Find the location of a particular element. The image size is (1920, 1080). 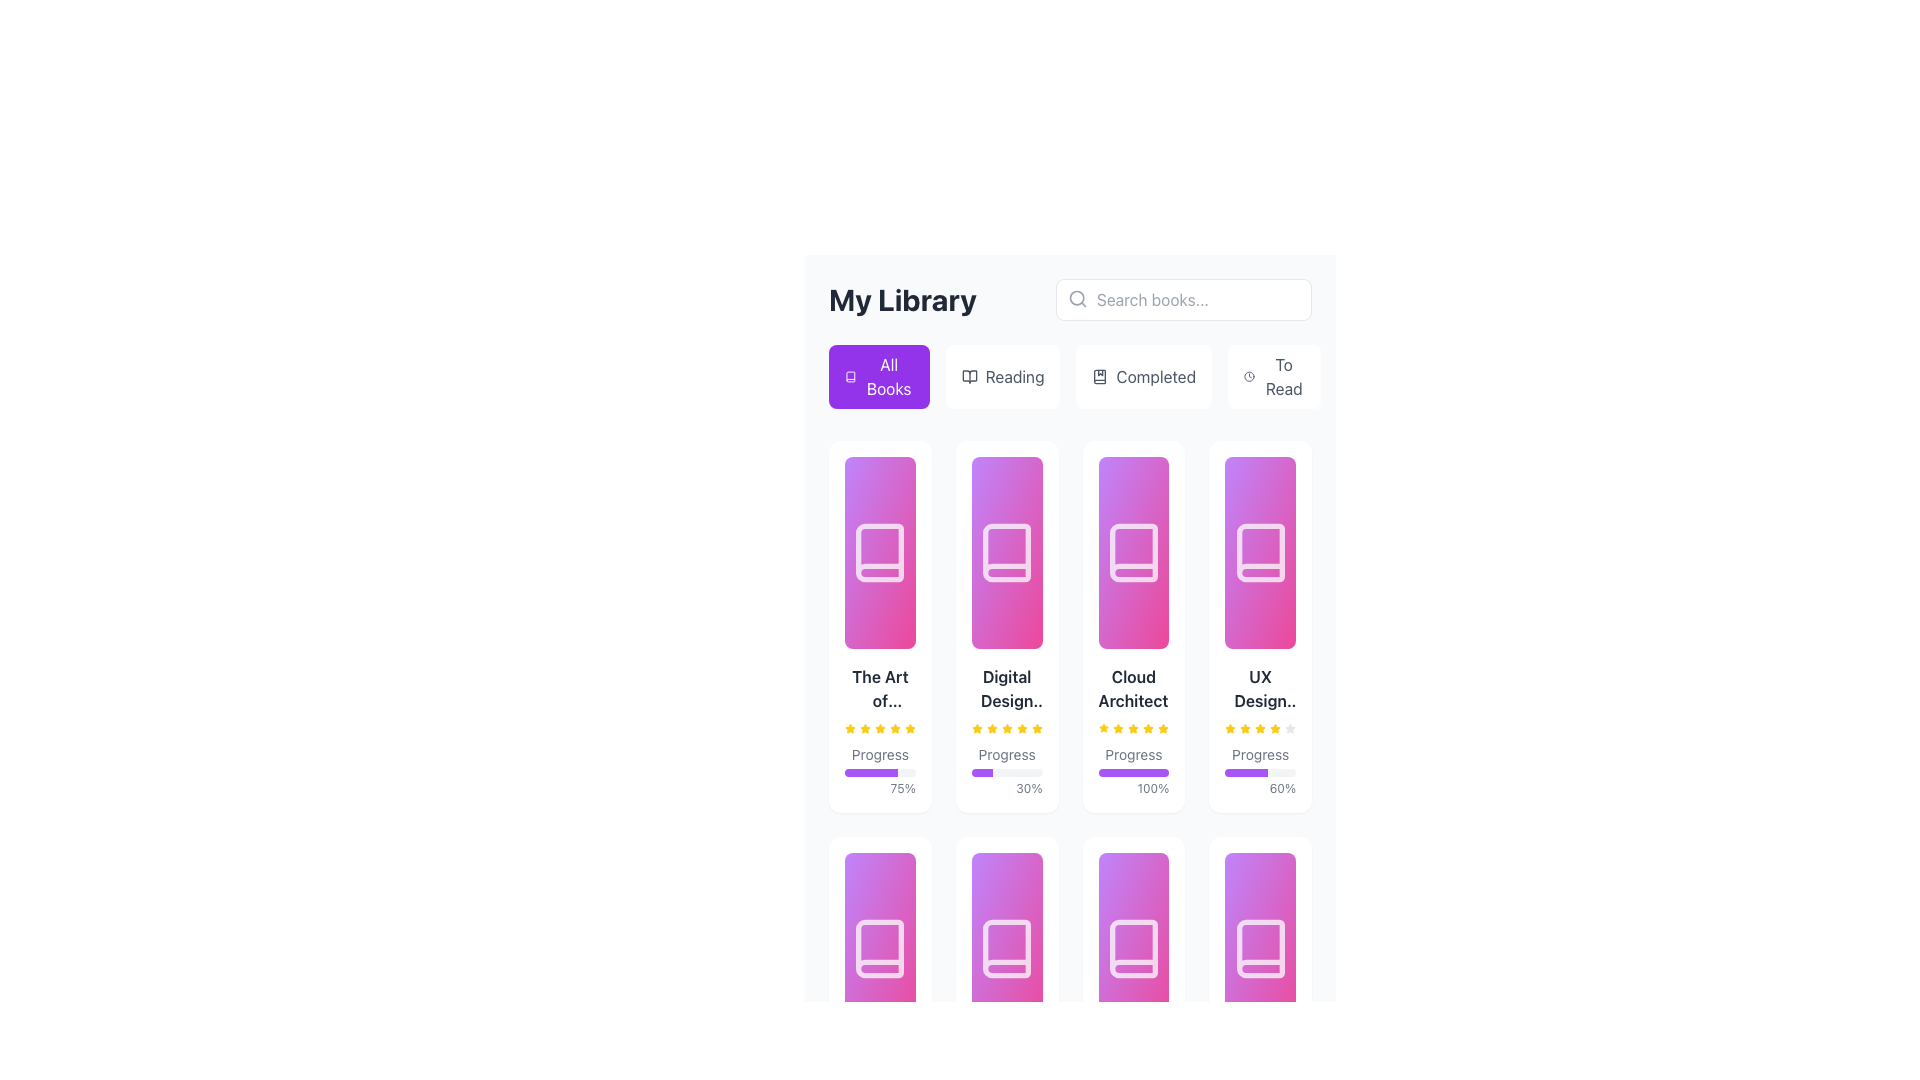

the filled star icon indicating a rating in the fourth book card of the digital library interface is located at coordinates (1274, 728).